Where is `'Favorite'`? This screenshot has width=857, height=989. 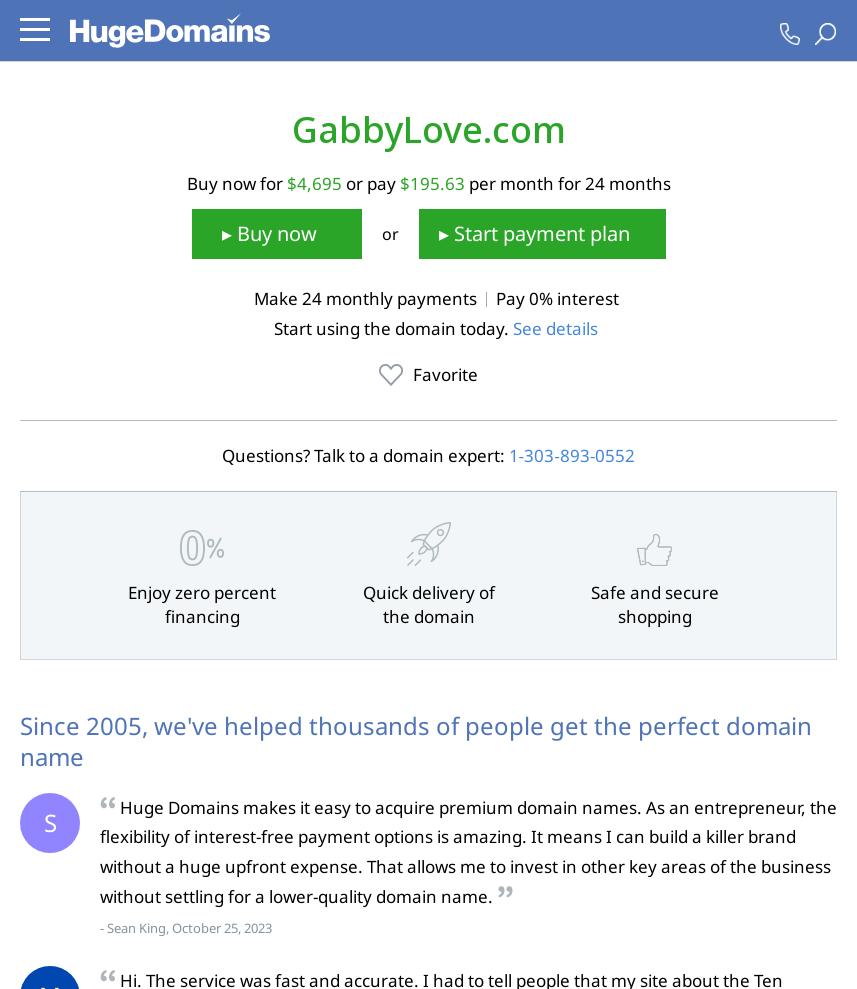
'Favorite' is located at coordinates (444, 372).